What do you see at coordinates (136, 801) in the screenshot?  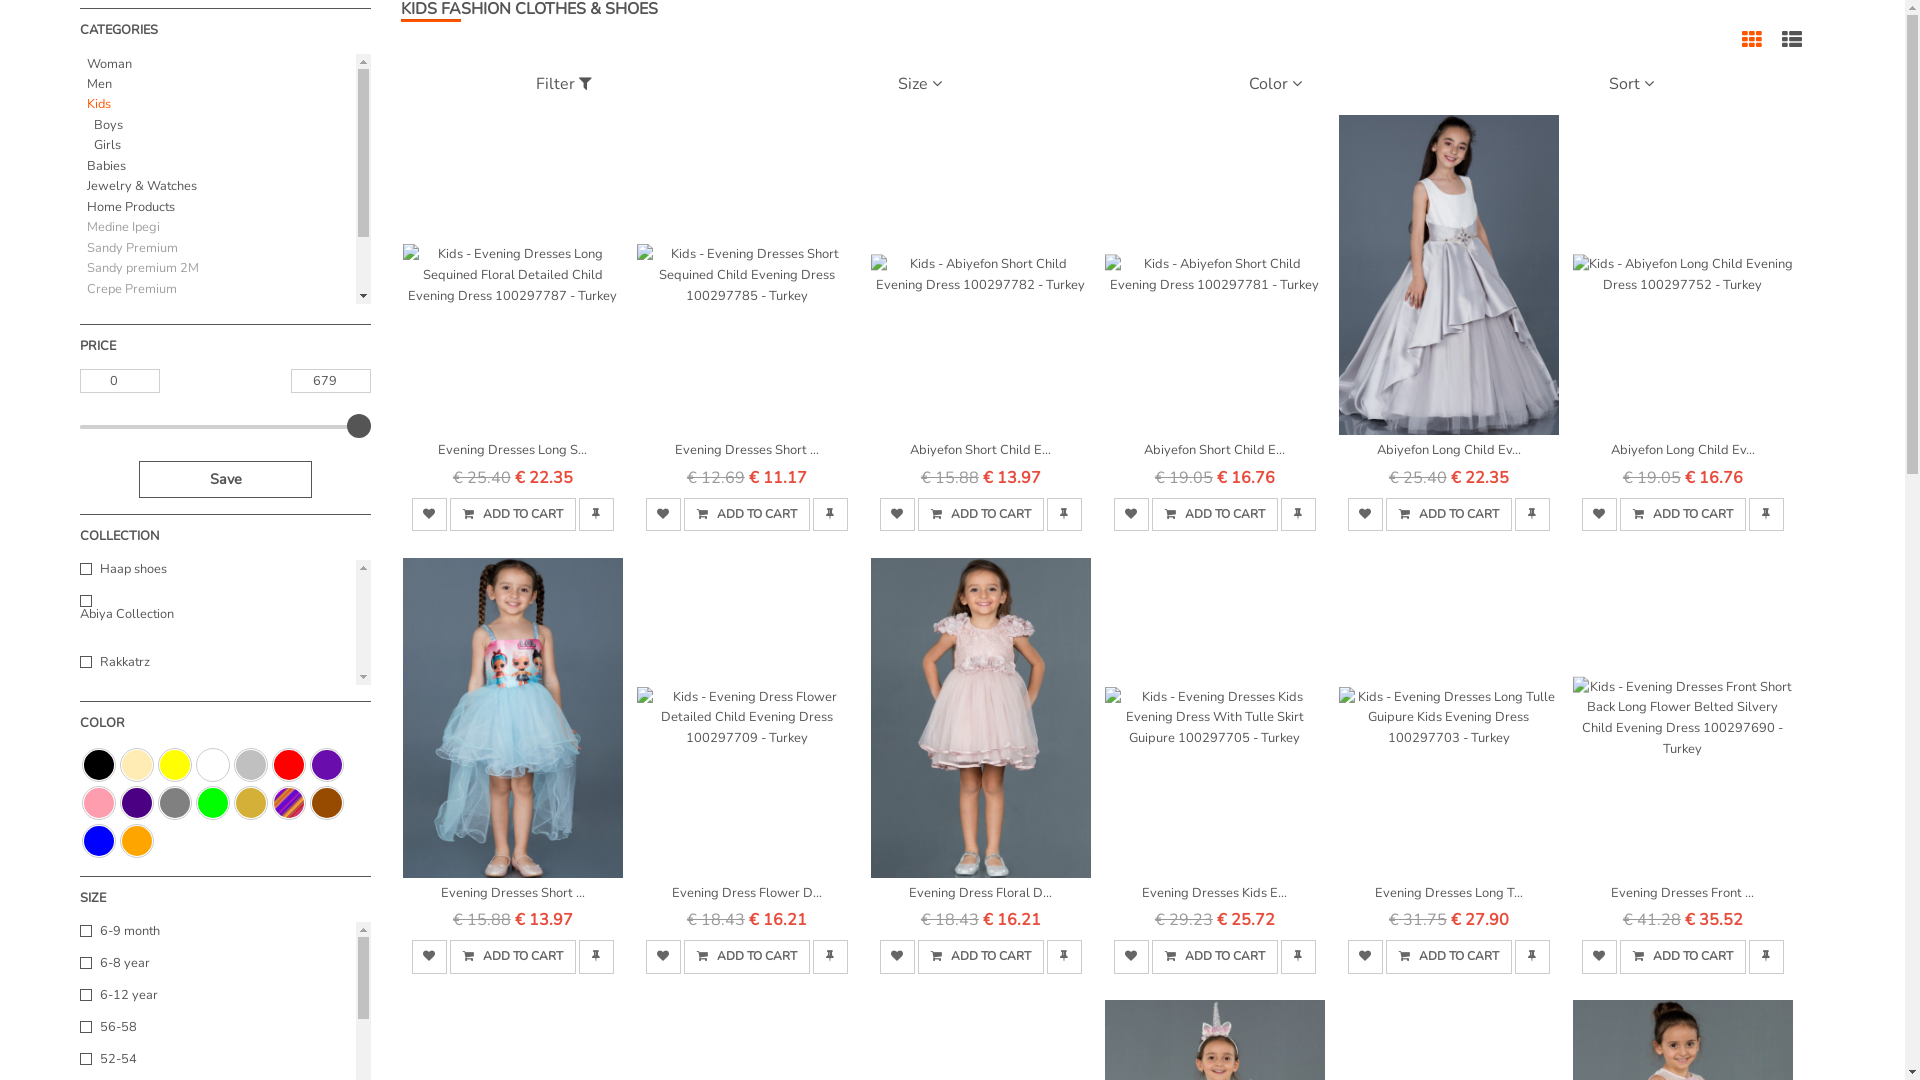 I see `'Indigo'` at bounding box center [136, 801].